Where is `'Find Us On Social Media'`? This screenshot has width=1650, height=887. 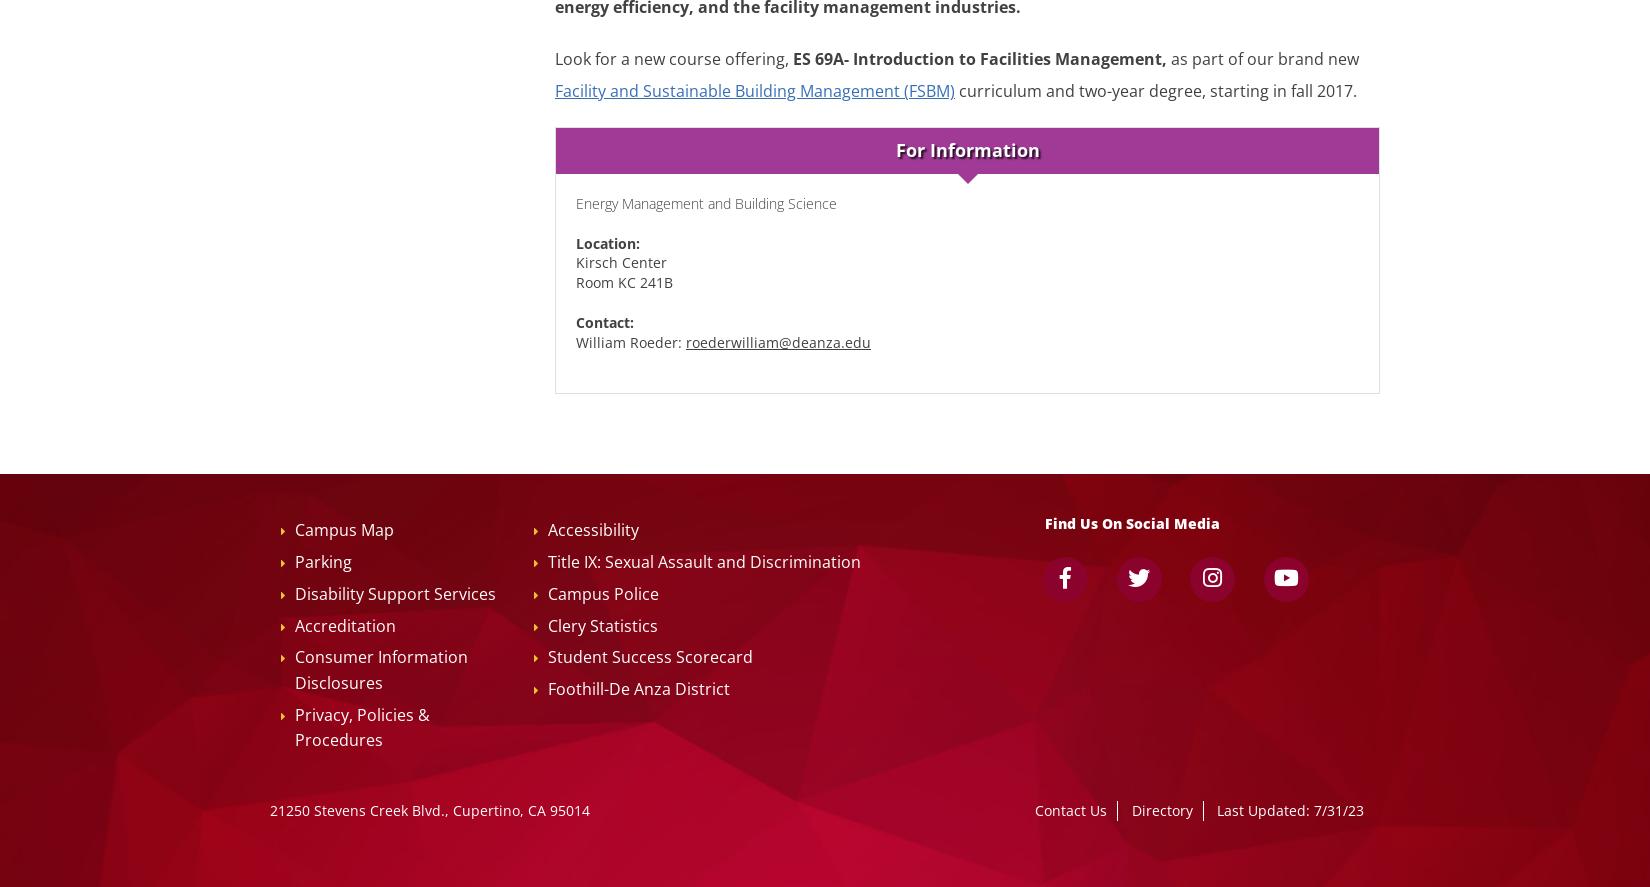
'Find Us On Social Media' is located at coordinates (1132, 523).